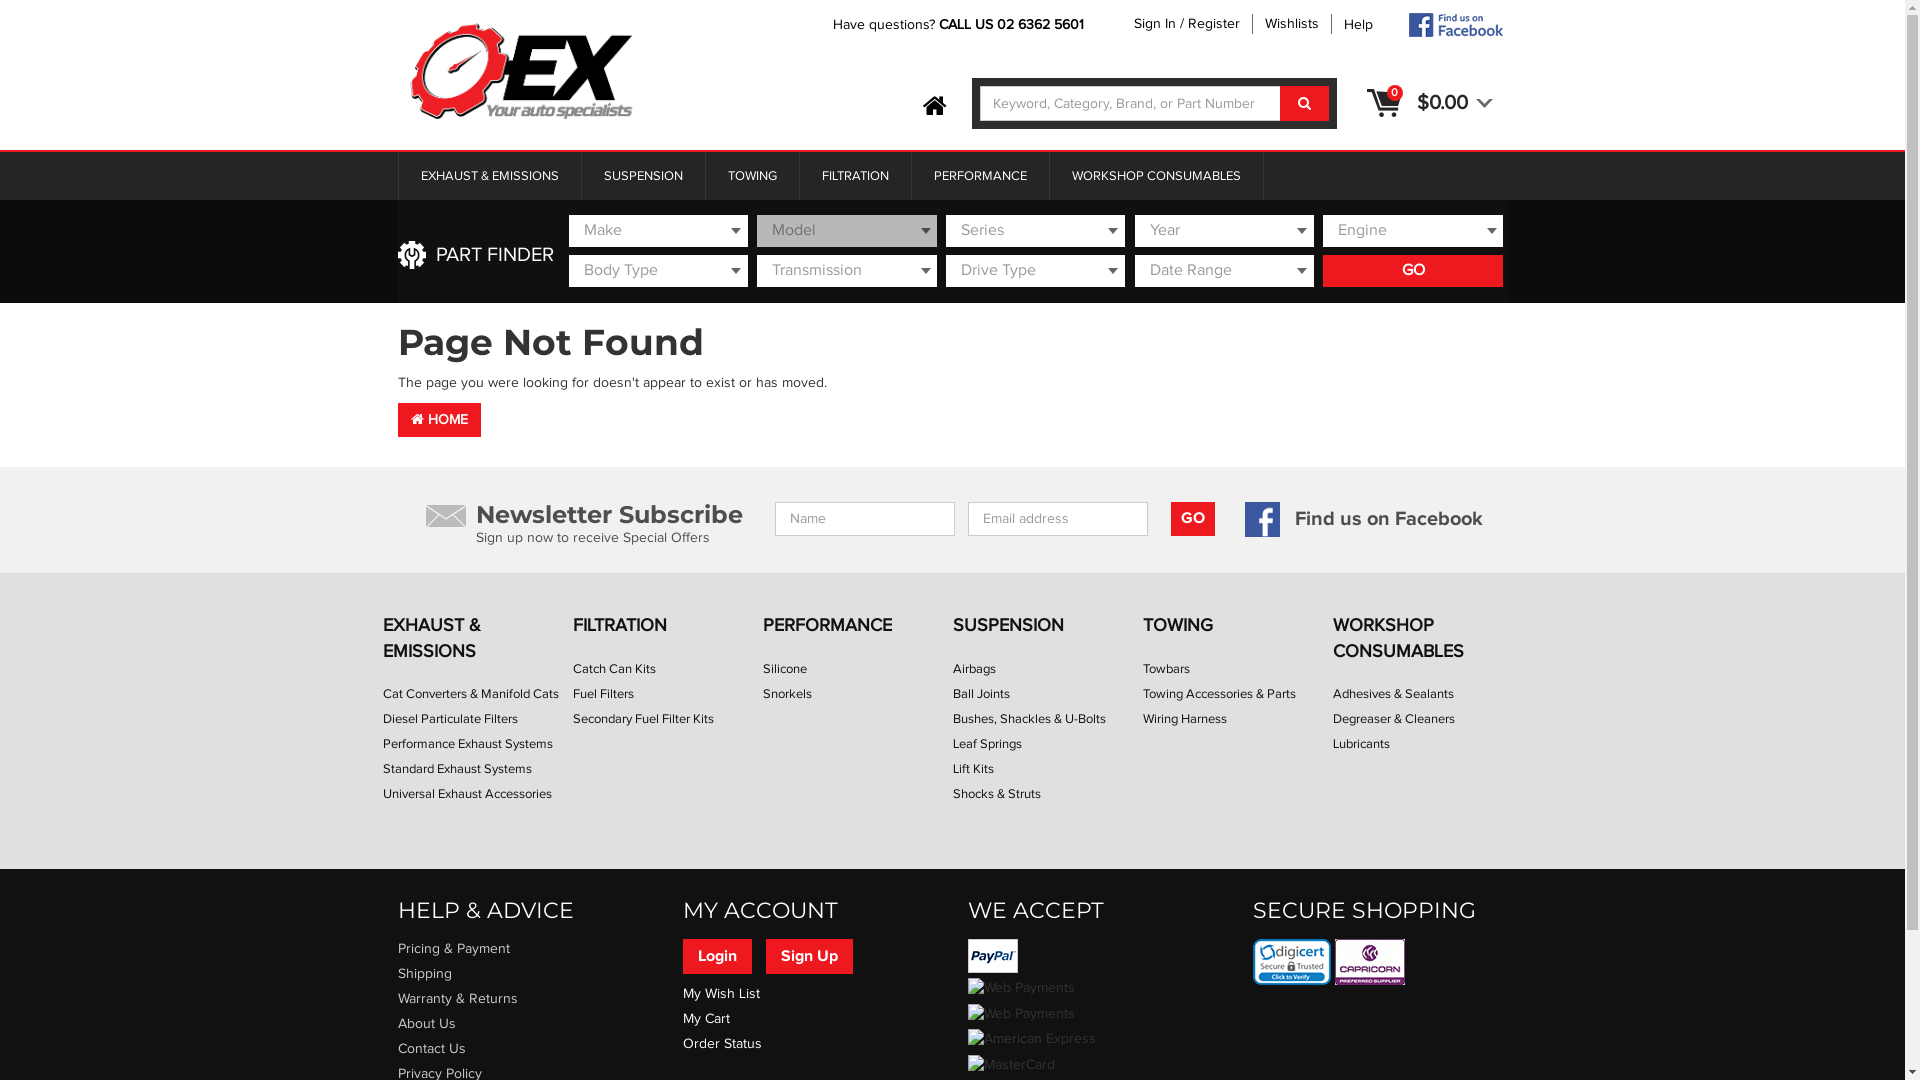 The width and height of the screenshot is (1920, 1080). I want to click on 'Wishlists', so click(1291, 23).